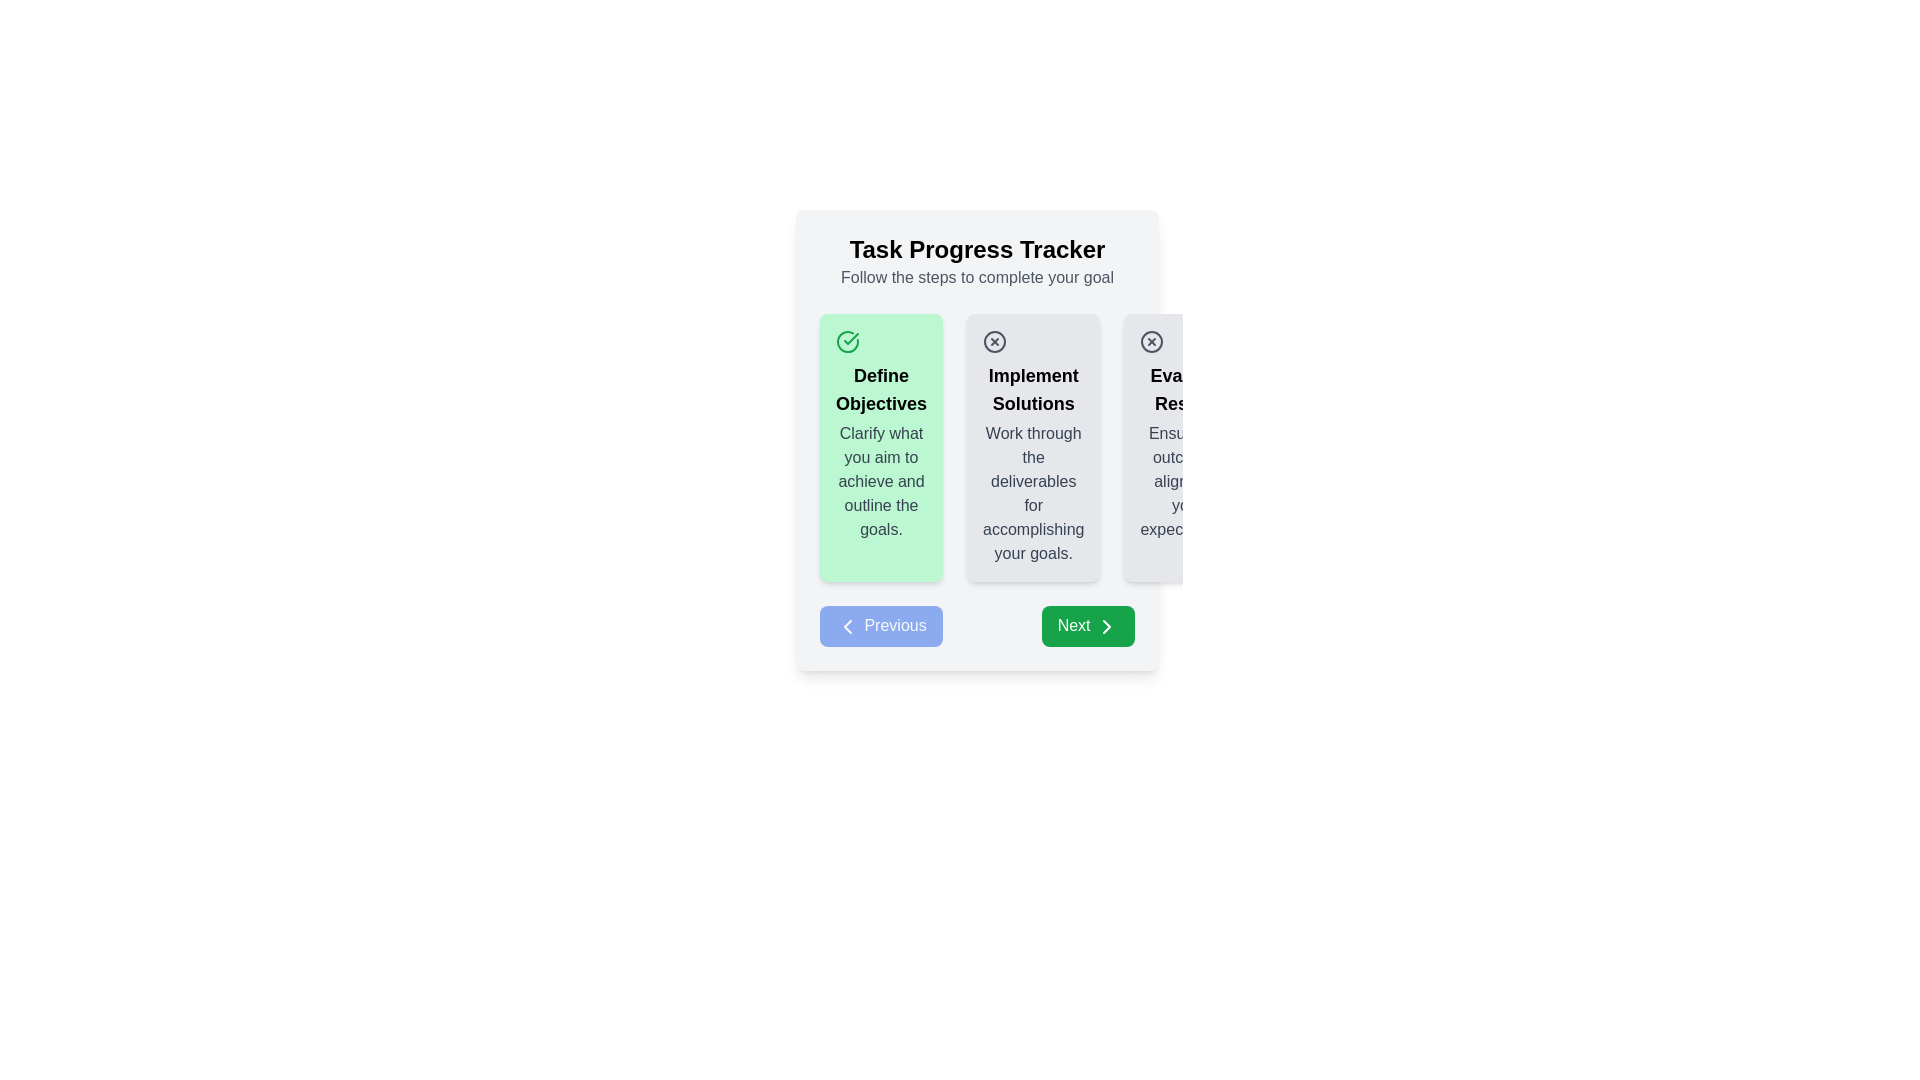 Image resolution: width=1920 pixels, height=1080 pixels. What do you see at coordinates (1106, 624) in the screenshot?
I see `the arrow icon located in the center of the green 'Next' button in the bottom-right corner of the interface` at bounding box center [1106, 624].